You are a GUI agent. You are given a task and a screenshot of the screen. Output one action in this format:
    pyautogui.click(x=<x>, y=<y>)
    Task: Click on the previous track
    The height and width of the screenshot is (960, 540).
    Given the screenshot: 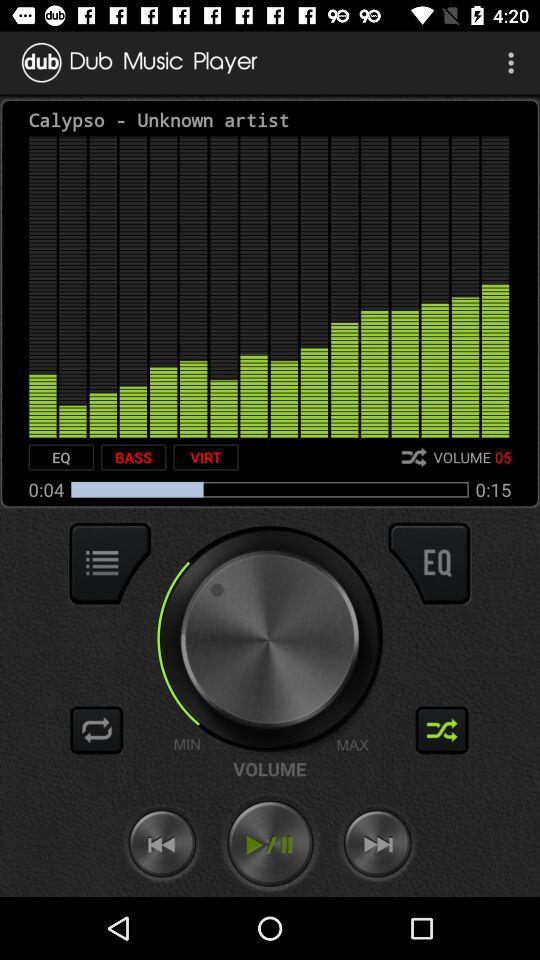 What is the action you would take?
    pyautogui.click(x=161, y=843)
    